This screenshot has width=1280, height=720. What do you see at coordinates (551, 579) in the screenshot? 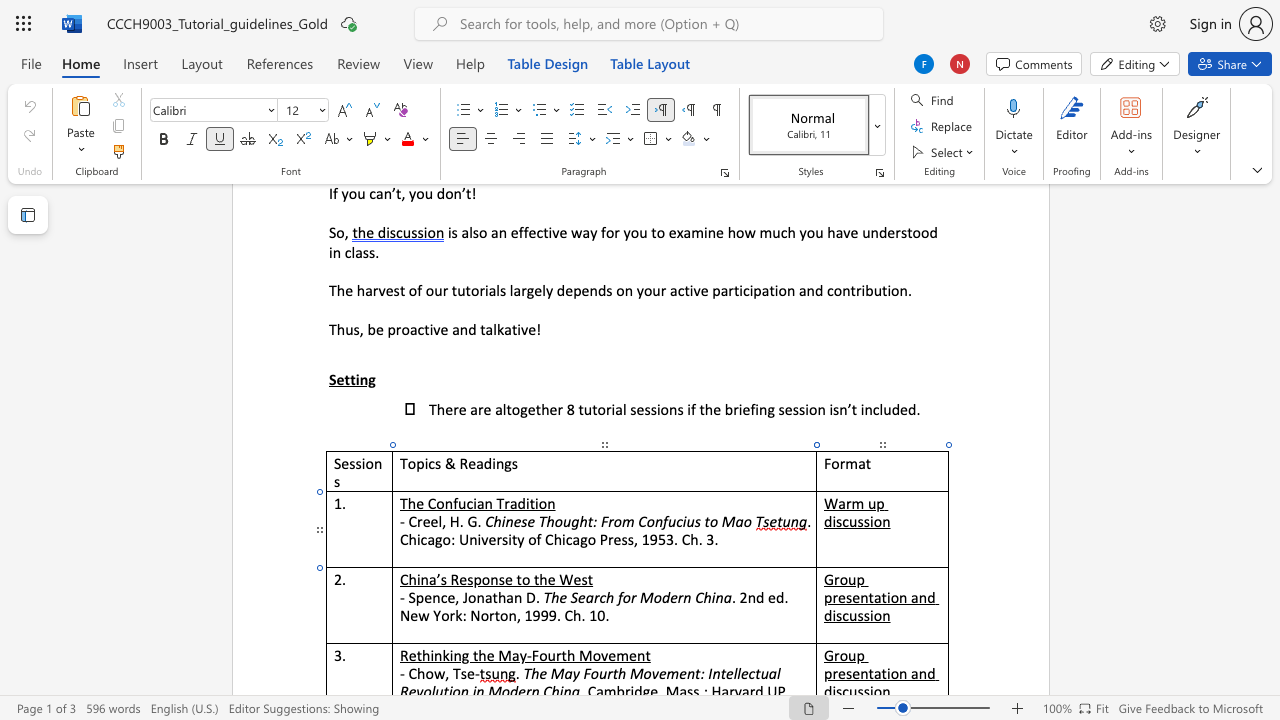
I see `the 3th character "e" in the text` at bounding box center [551, 579].